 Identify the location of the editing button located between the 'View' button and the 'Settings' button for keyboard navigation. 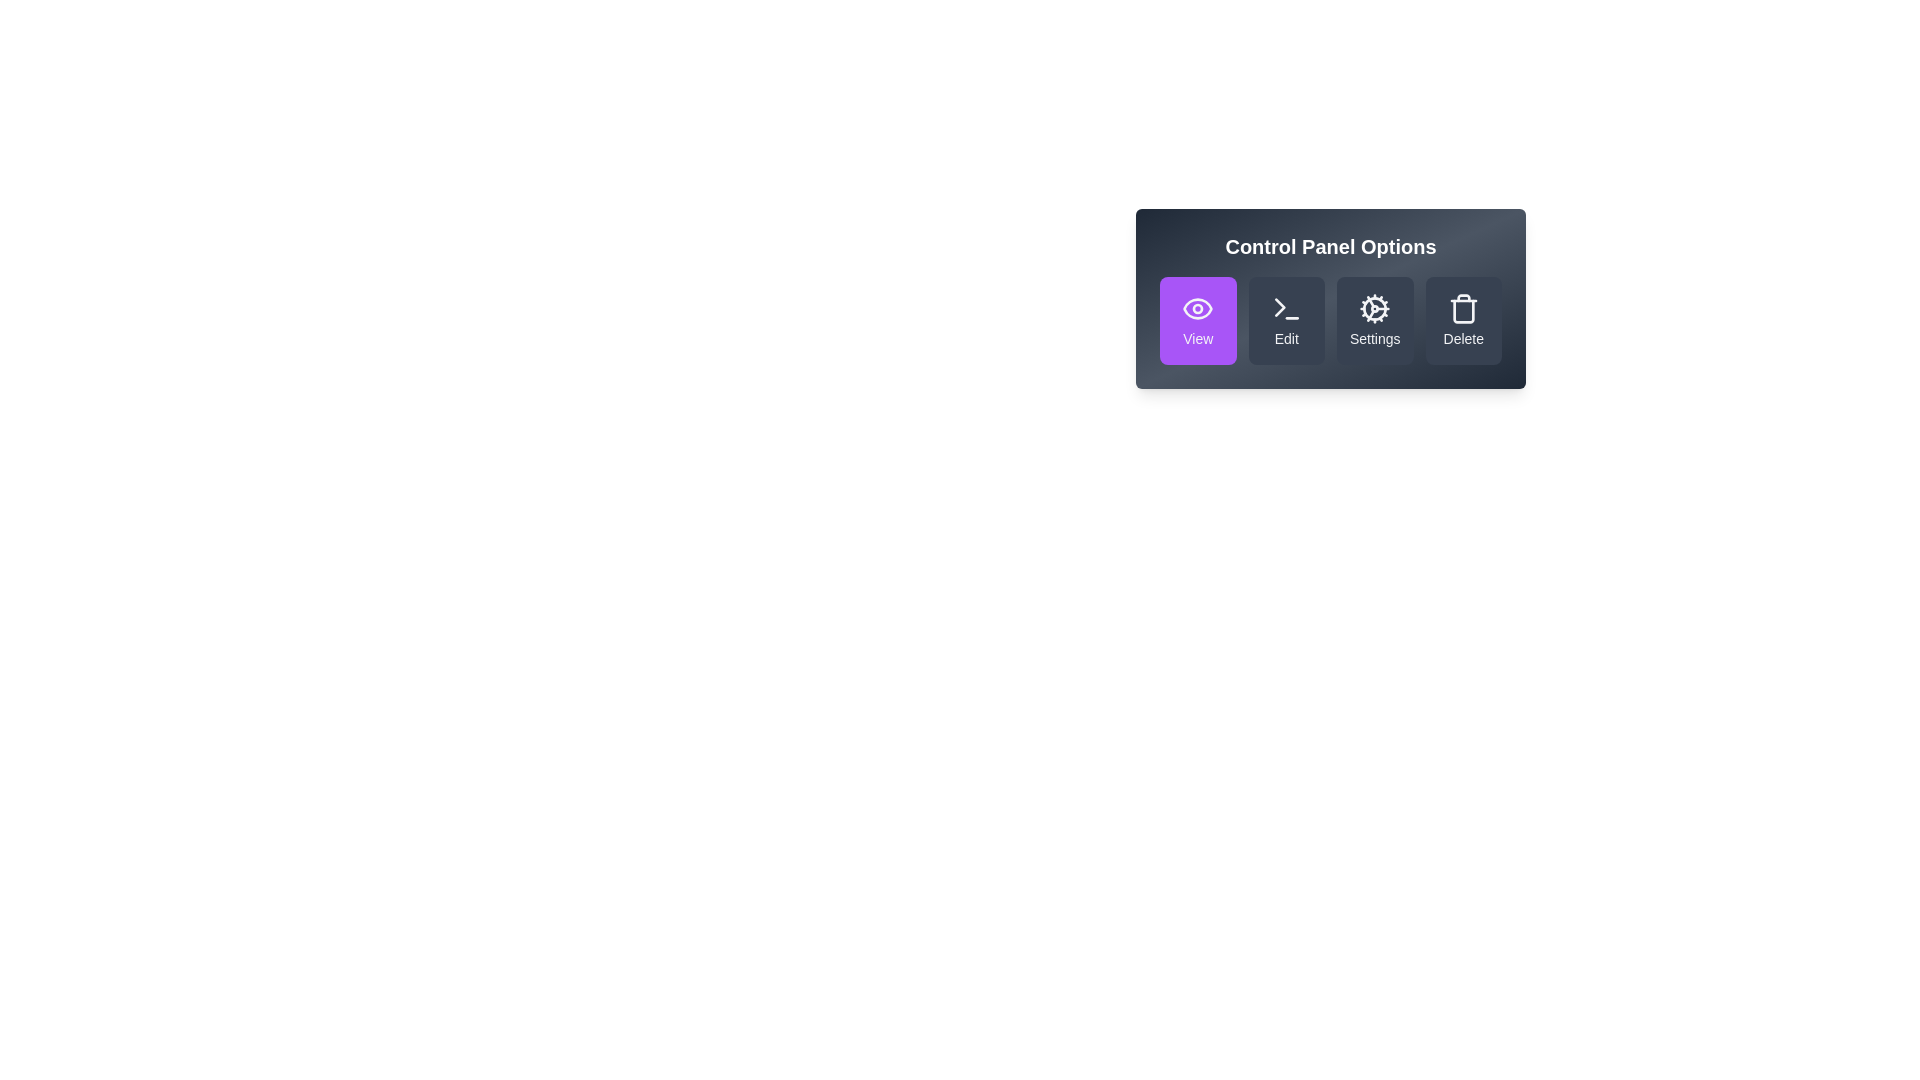
(1286, 319).